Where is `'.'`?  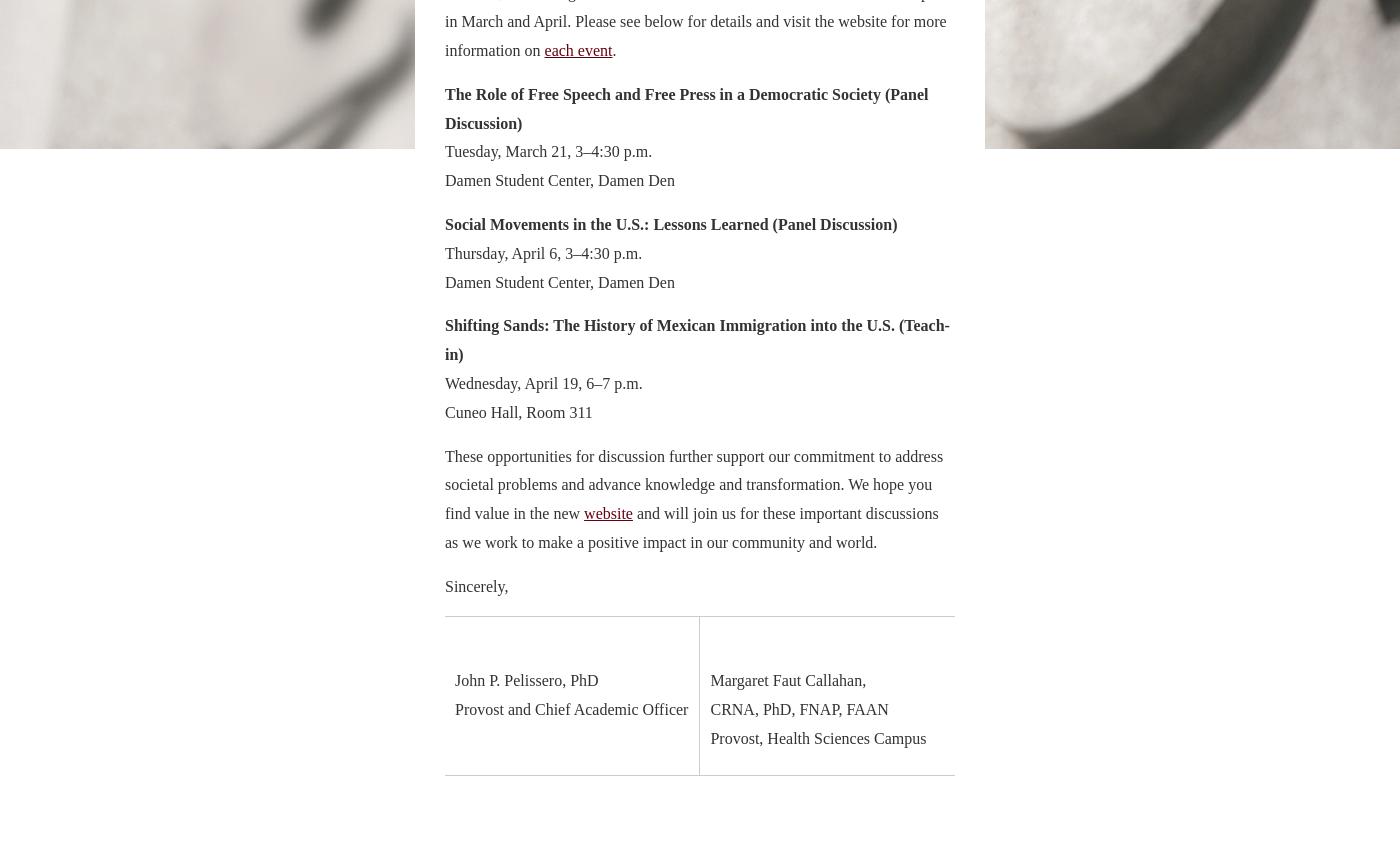 '.' is located at coordinates (611, 49).